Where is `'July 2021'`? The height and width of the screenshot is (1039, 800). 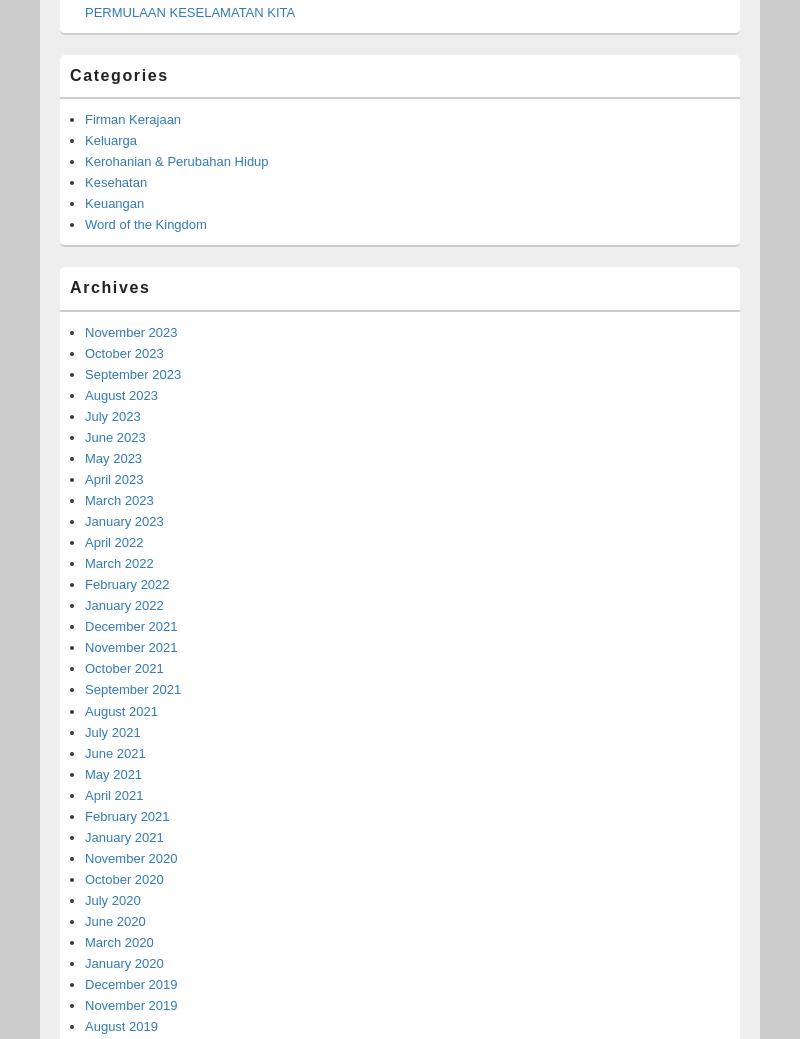
'July 2021' is located at coordinates (84, 730).